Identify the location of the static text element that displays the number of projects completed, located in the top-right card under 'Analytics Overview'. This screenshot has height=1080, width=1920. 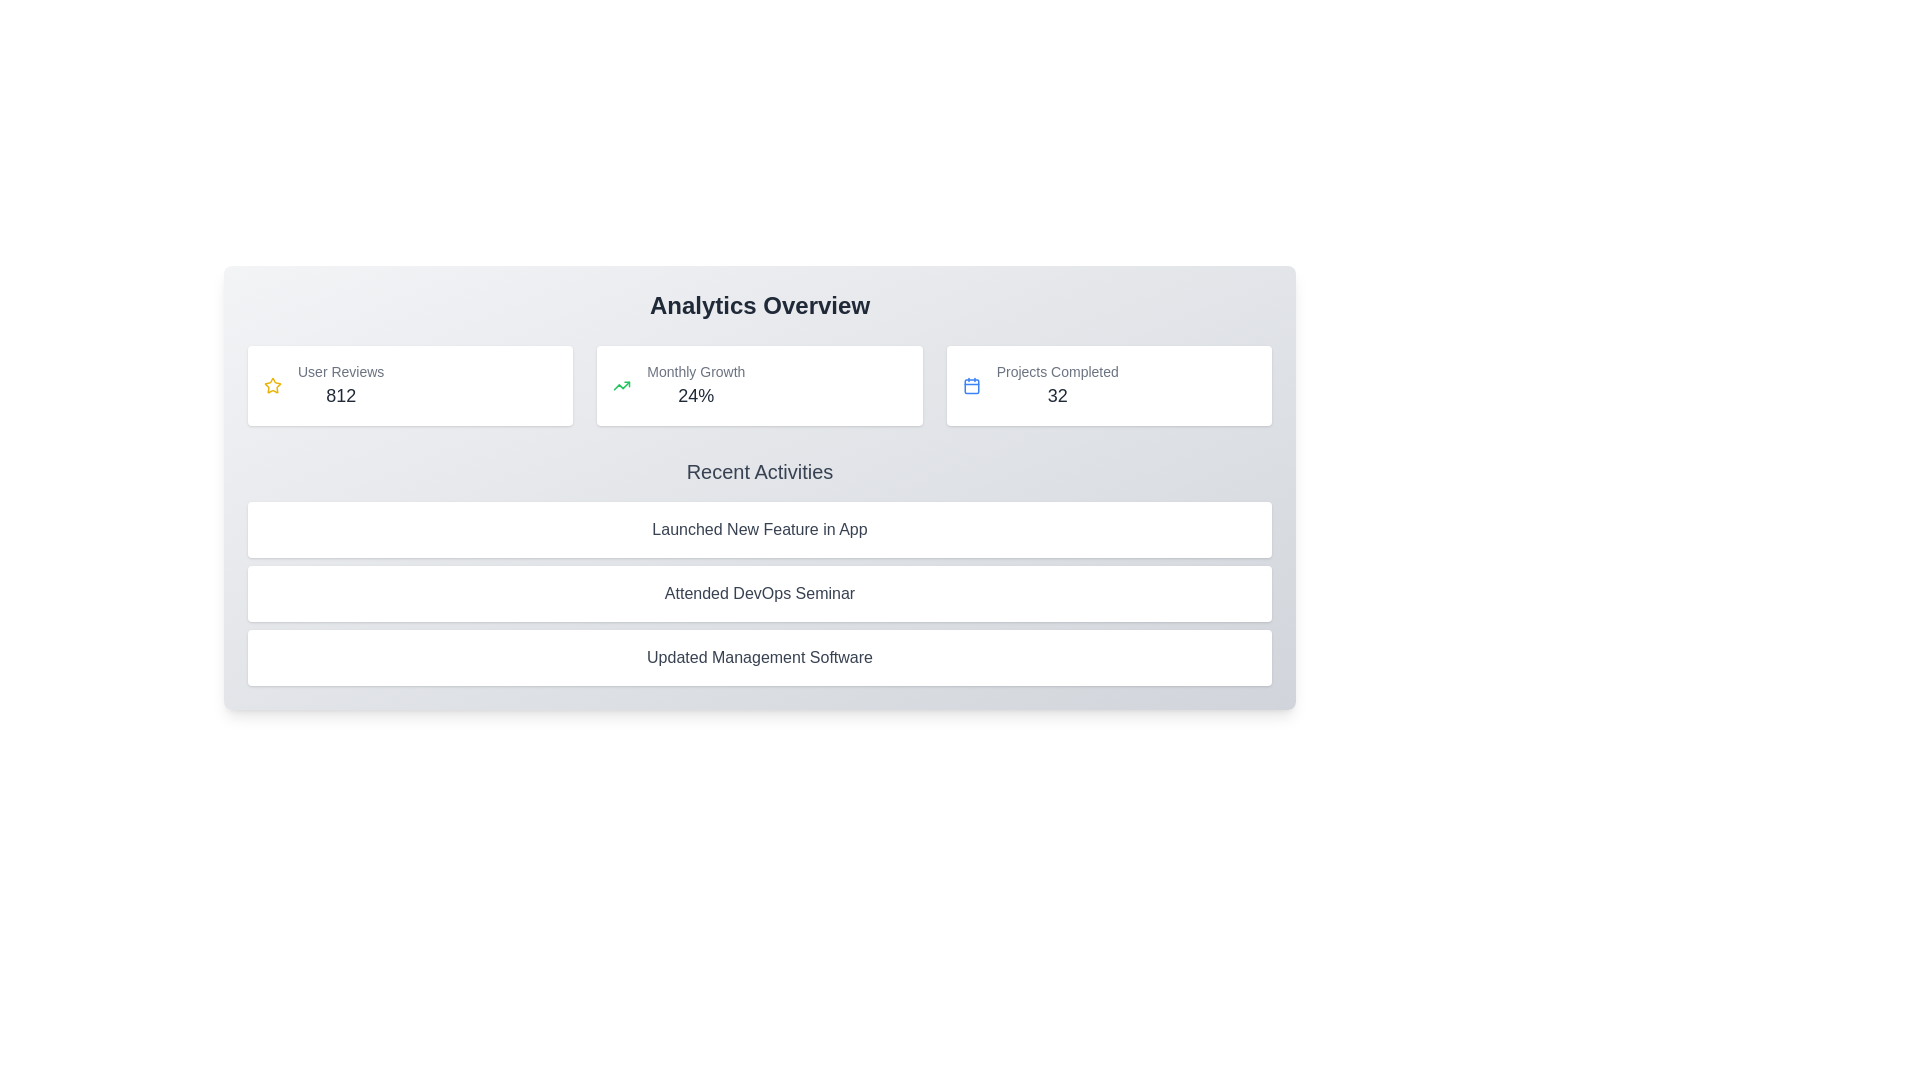
(1056, 385).